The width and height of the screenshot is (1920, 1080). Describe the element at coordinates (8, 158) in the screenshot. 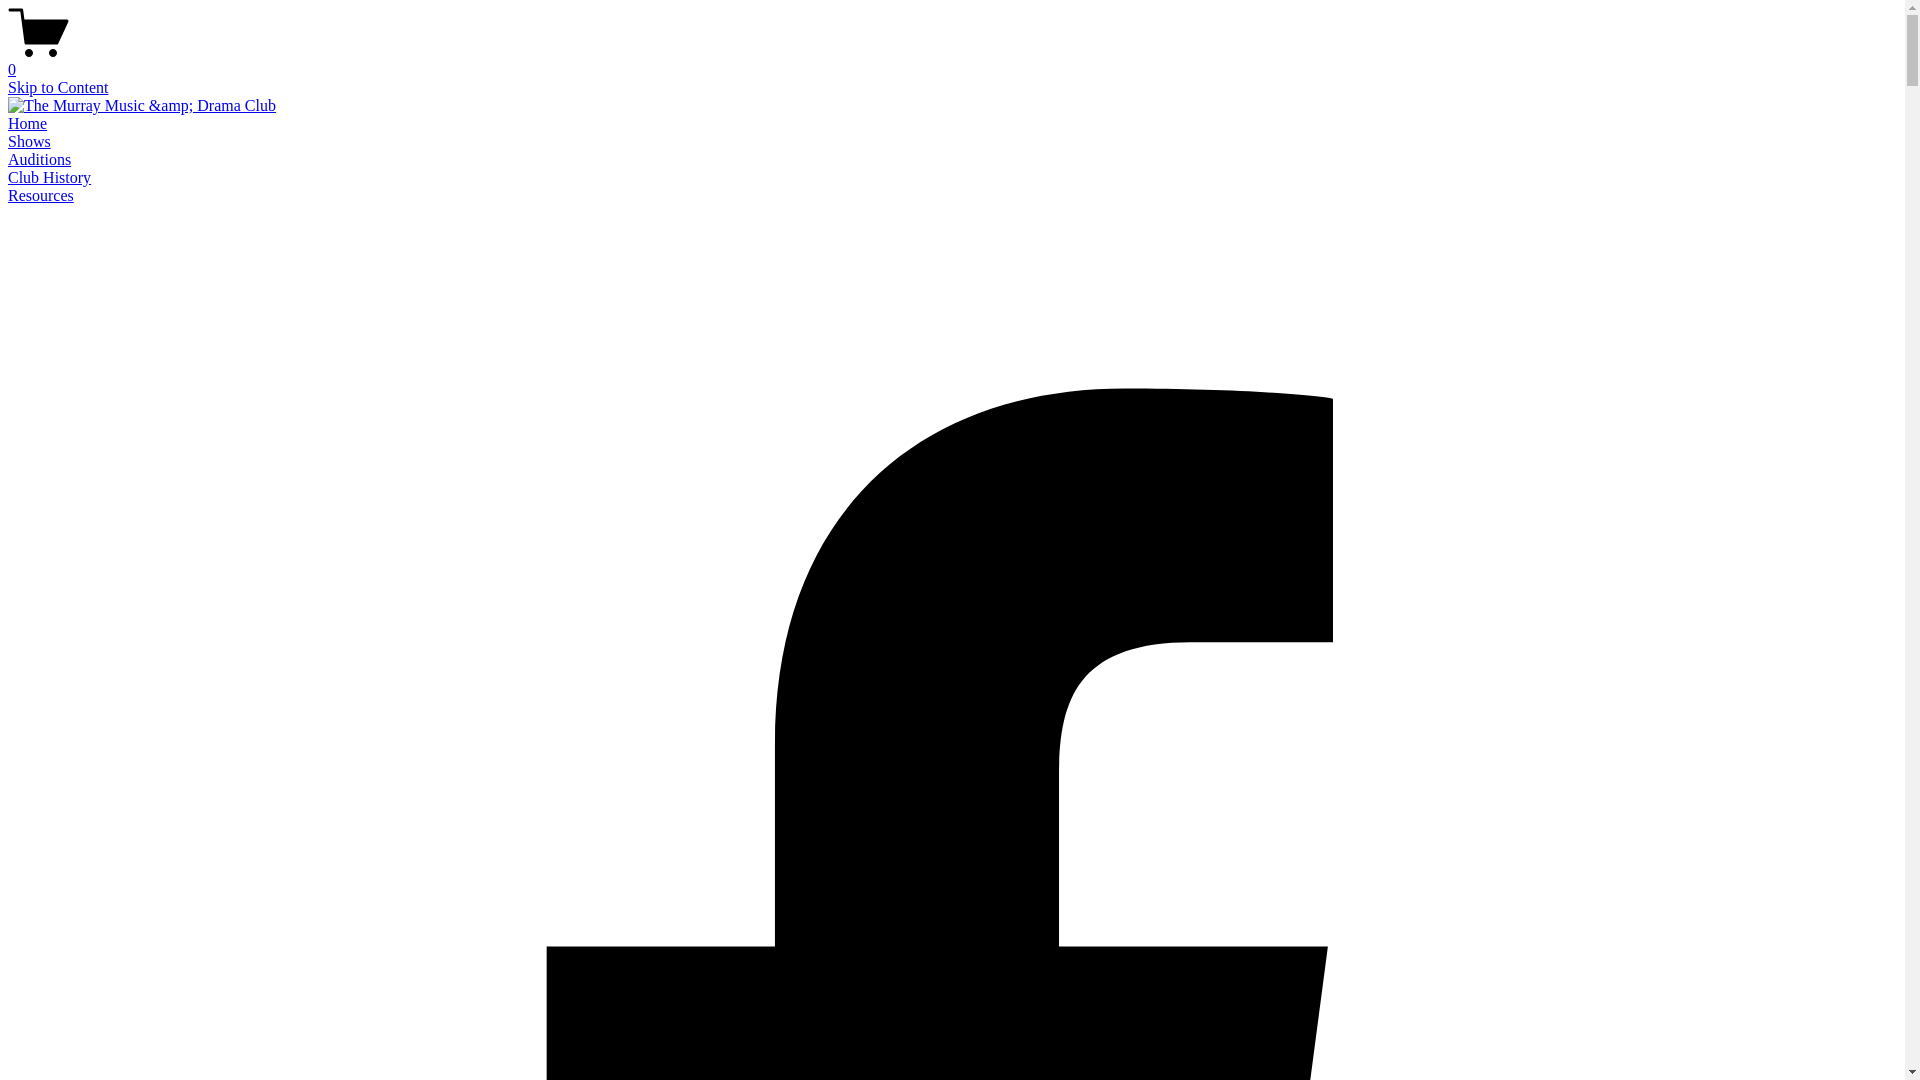

I see `'Auditions'` at that location.